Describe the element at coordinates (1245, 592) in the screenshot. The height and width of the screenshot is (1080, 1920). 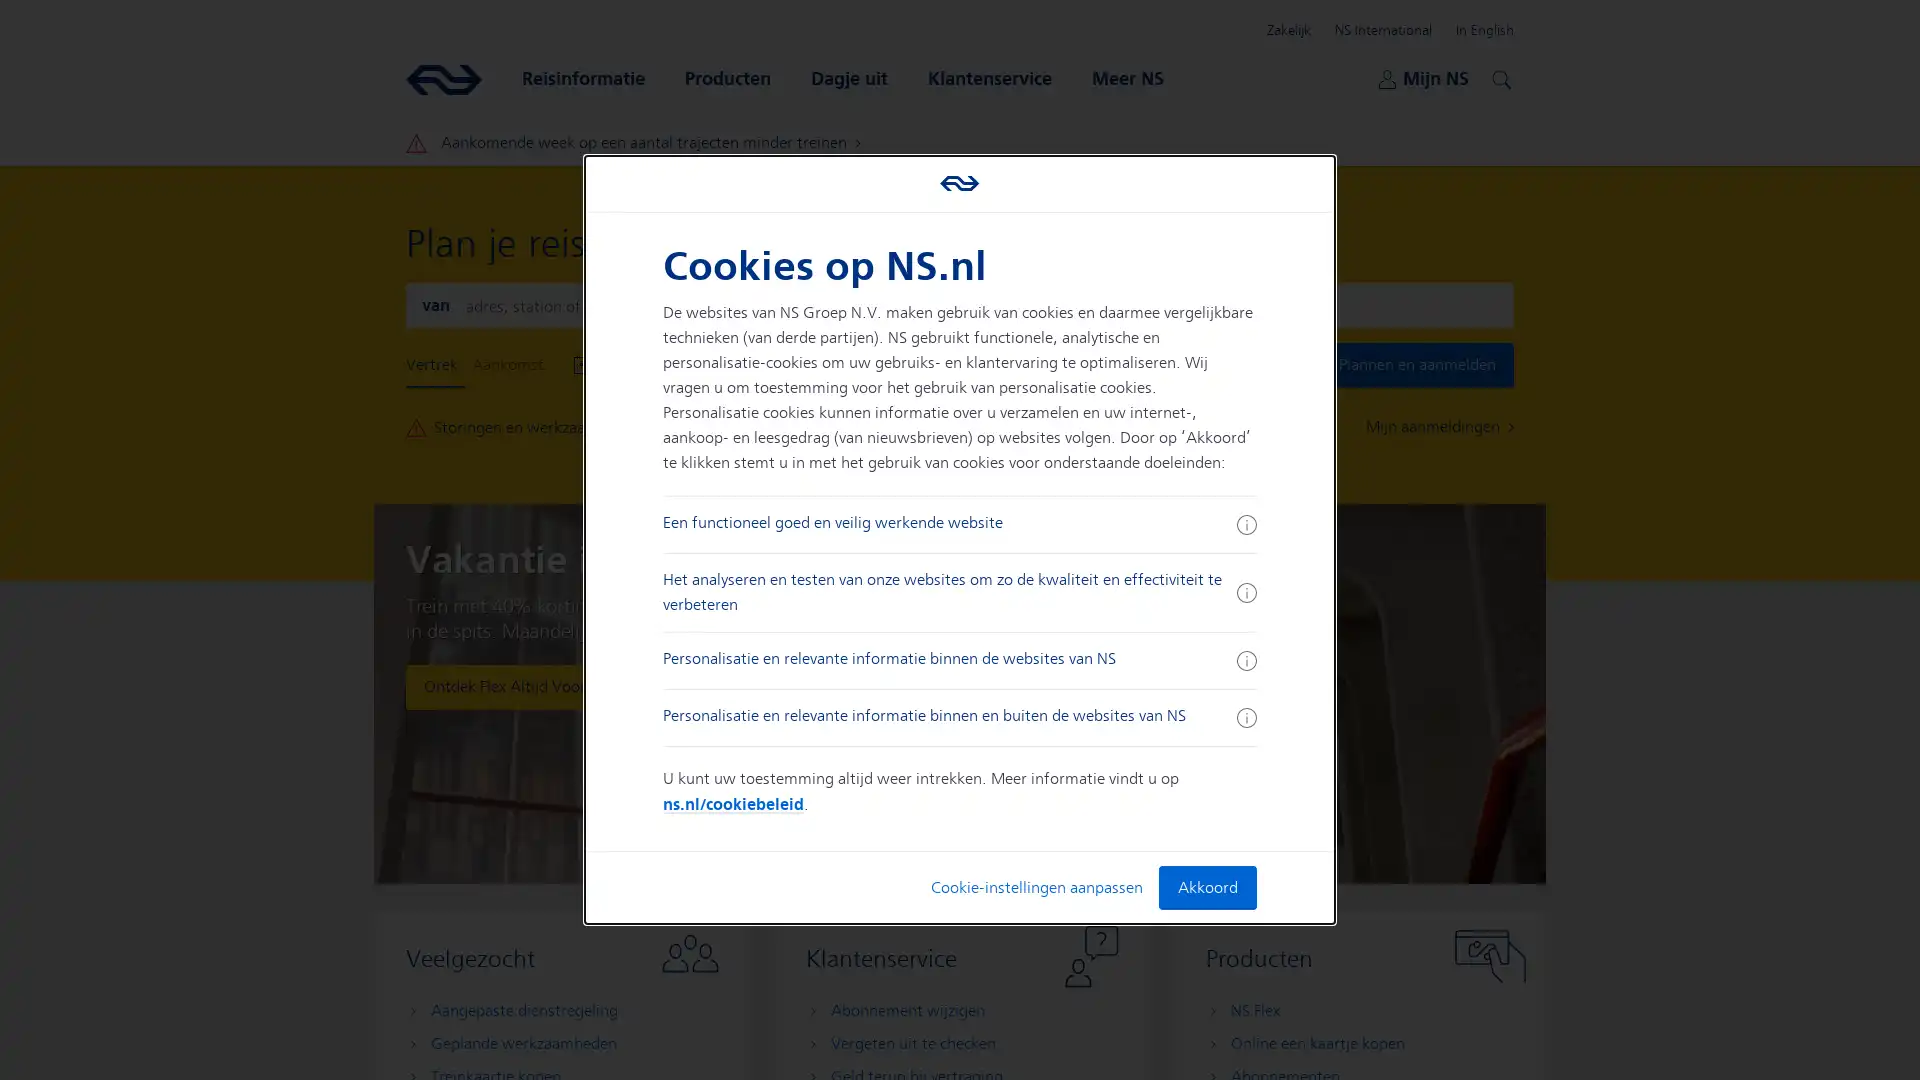
I see `Meer informatie ingeklapt` at that location.